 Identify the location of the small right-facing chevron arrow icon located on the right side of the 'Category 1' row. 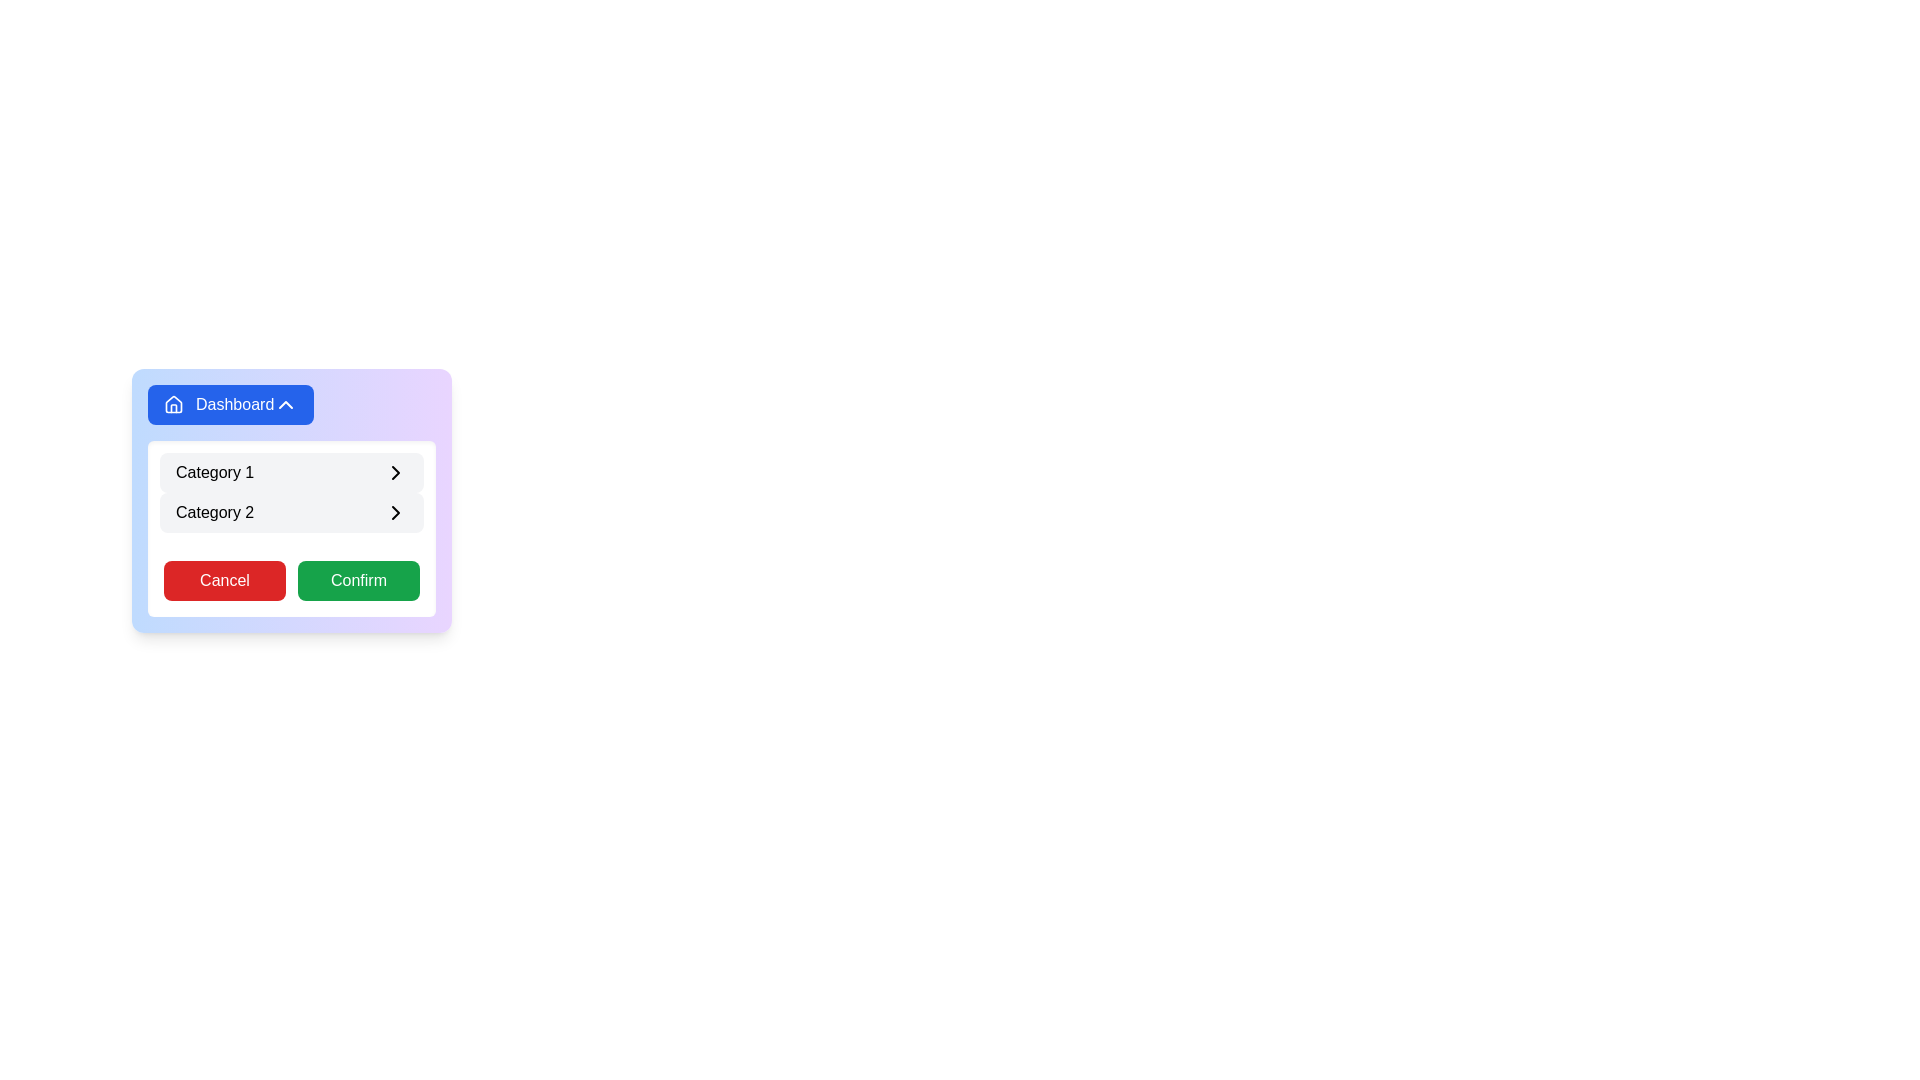
(395, 473).